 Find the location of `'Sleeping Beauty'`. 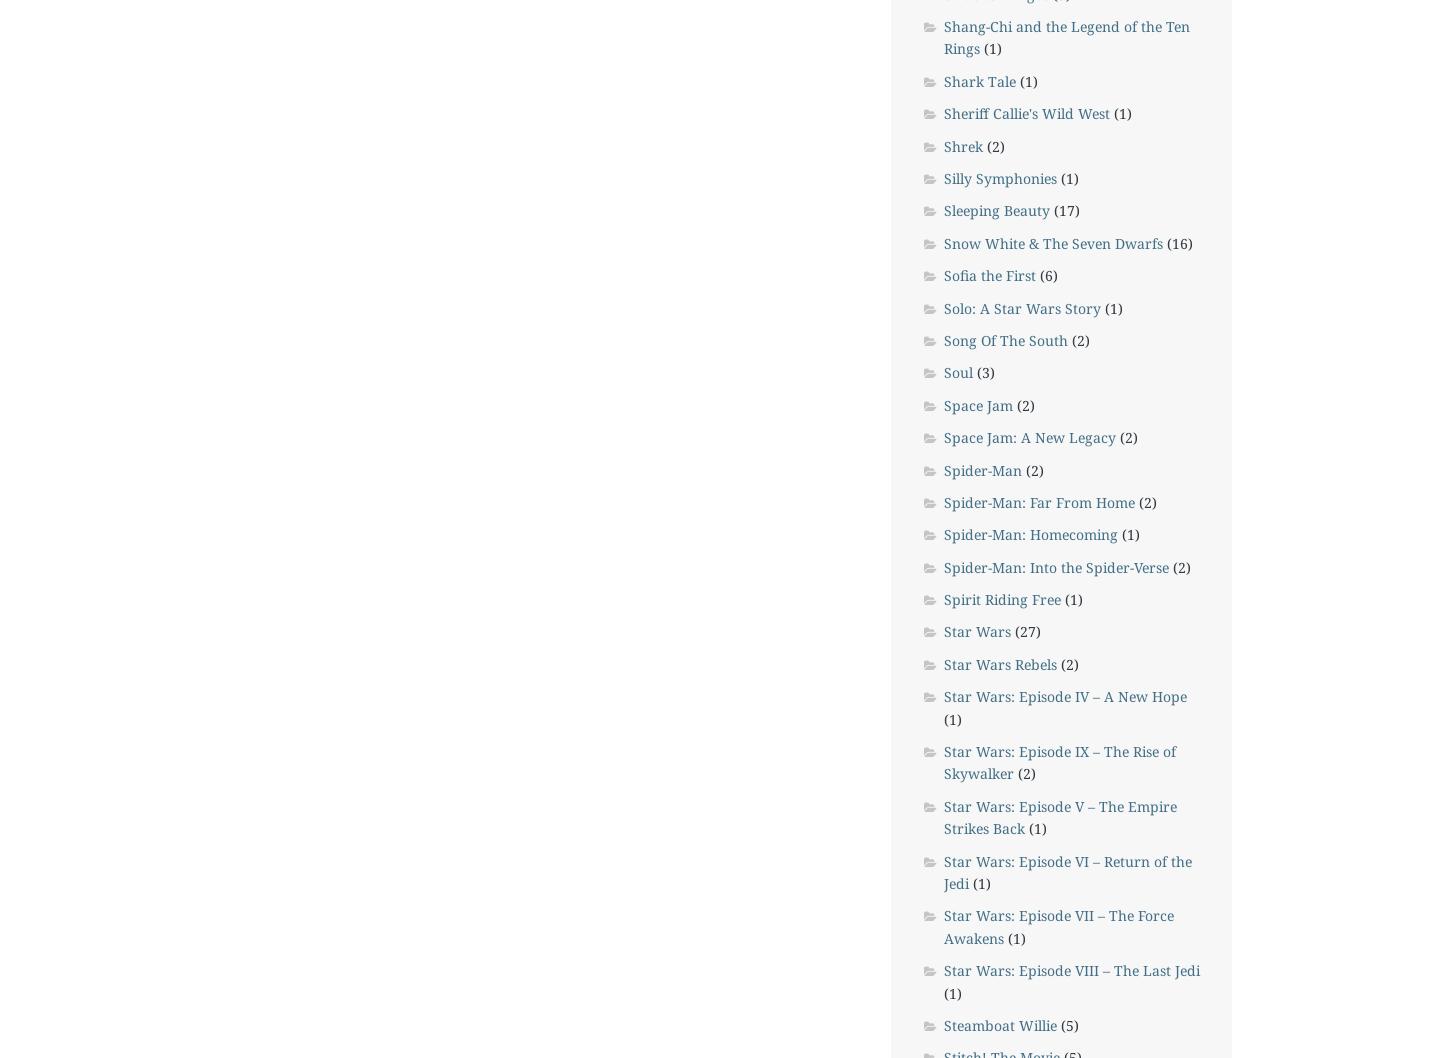

'Sleeping Beauty' is located at coordinates (995, 210).